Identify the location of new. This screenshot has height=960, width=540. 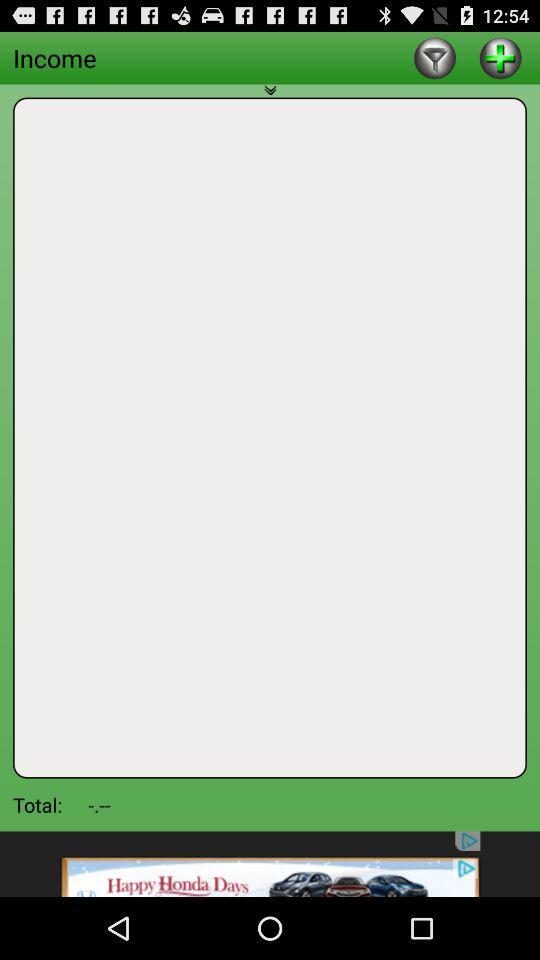
(499, 56).